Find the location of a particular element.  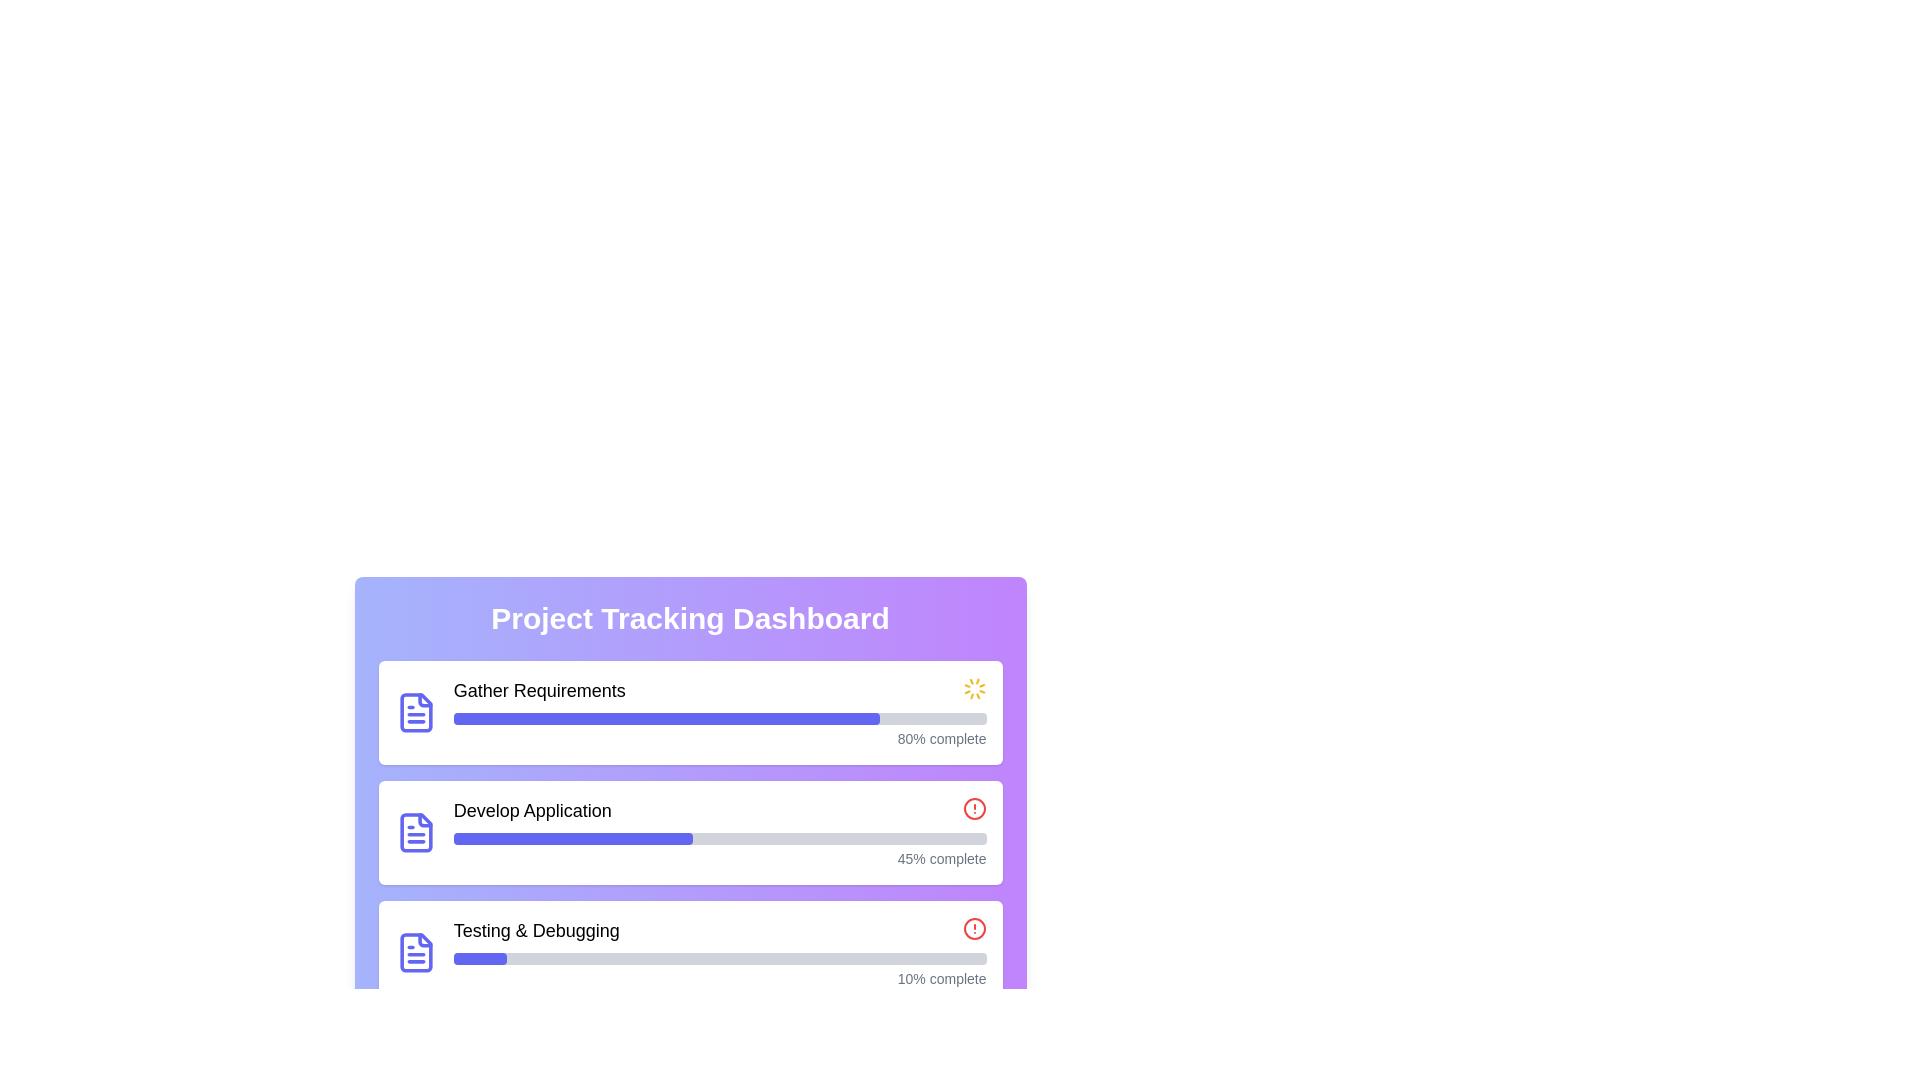

the icon representing the 'Testing & Debugging' task, located to the left of the corresponding text and progress bar is located at coordinates (415, 951).